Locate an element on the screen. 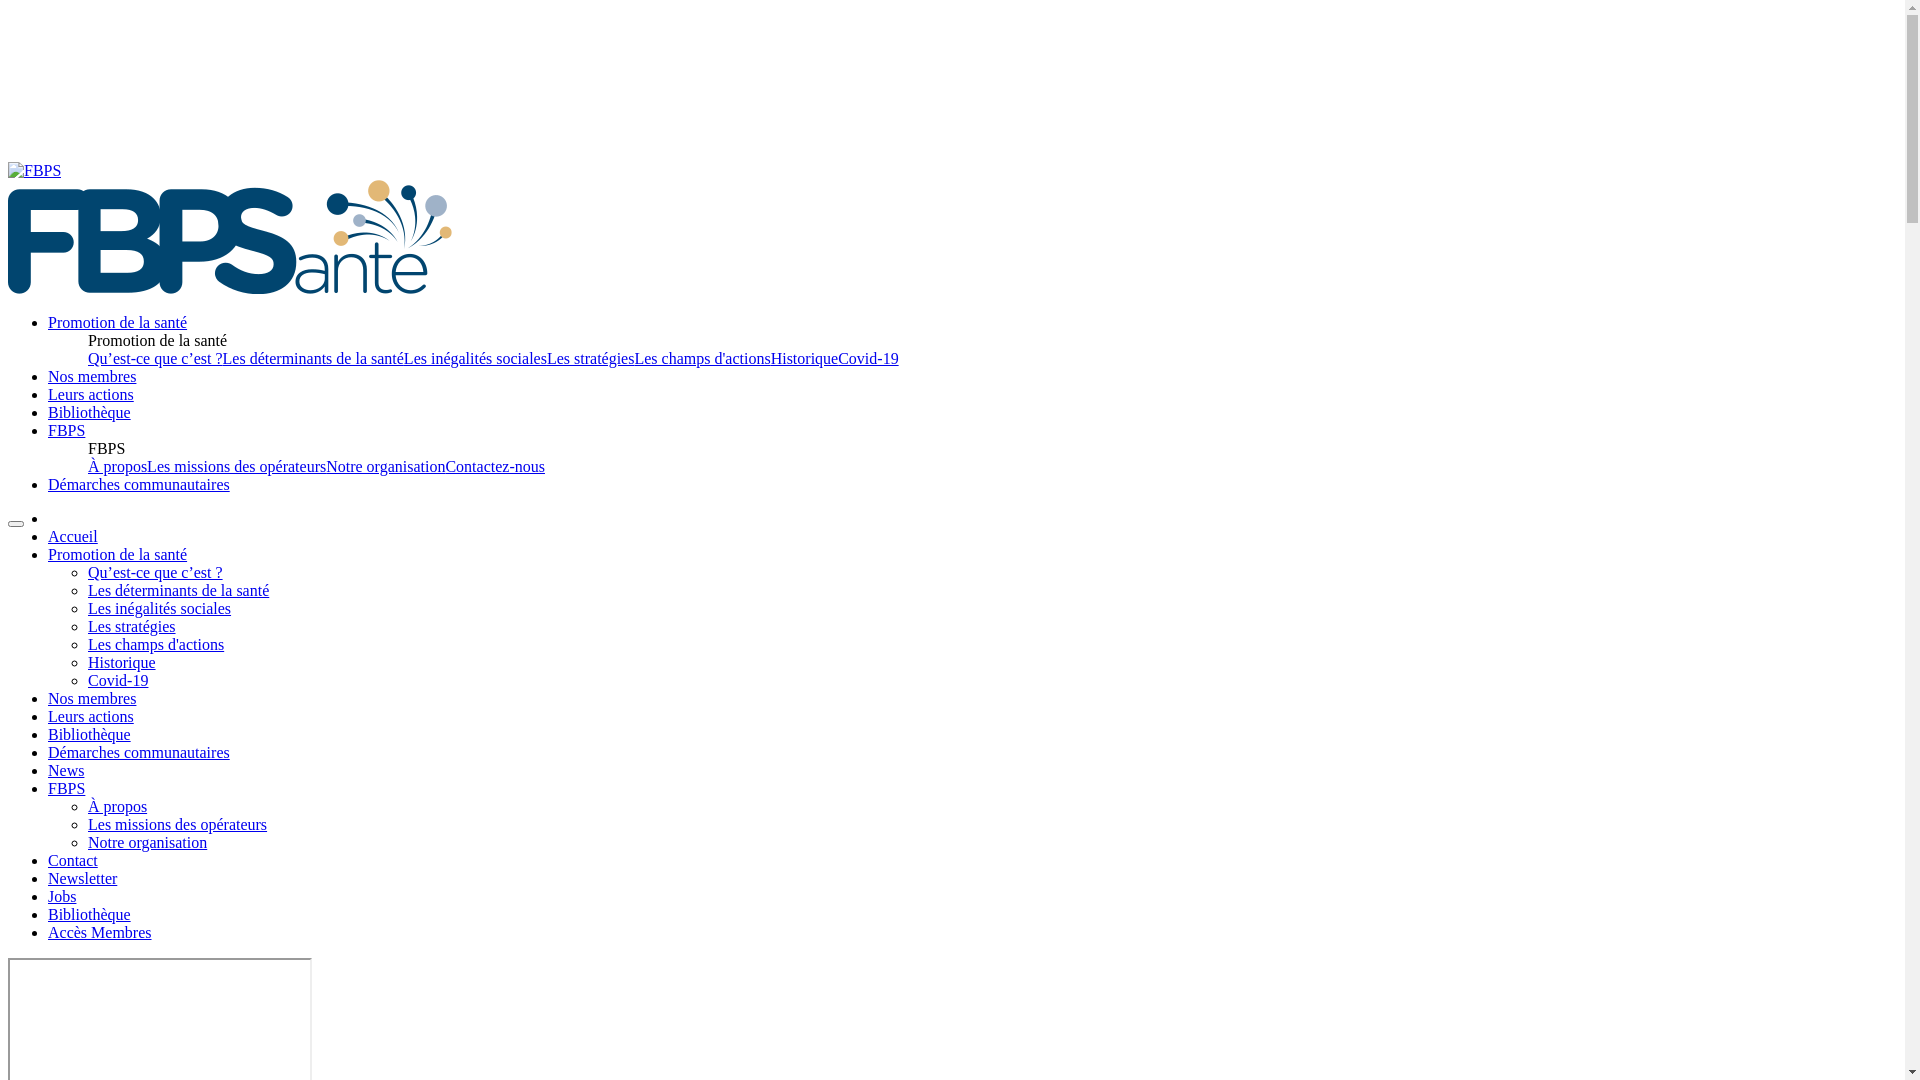 This screenshot has width=1920, height=1080. 'Les champs d'actions' is located at coordinates (86, 644).